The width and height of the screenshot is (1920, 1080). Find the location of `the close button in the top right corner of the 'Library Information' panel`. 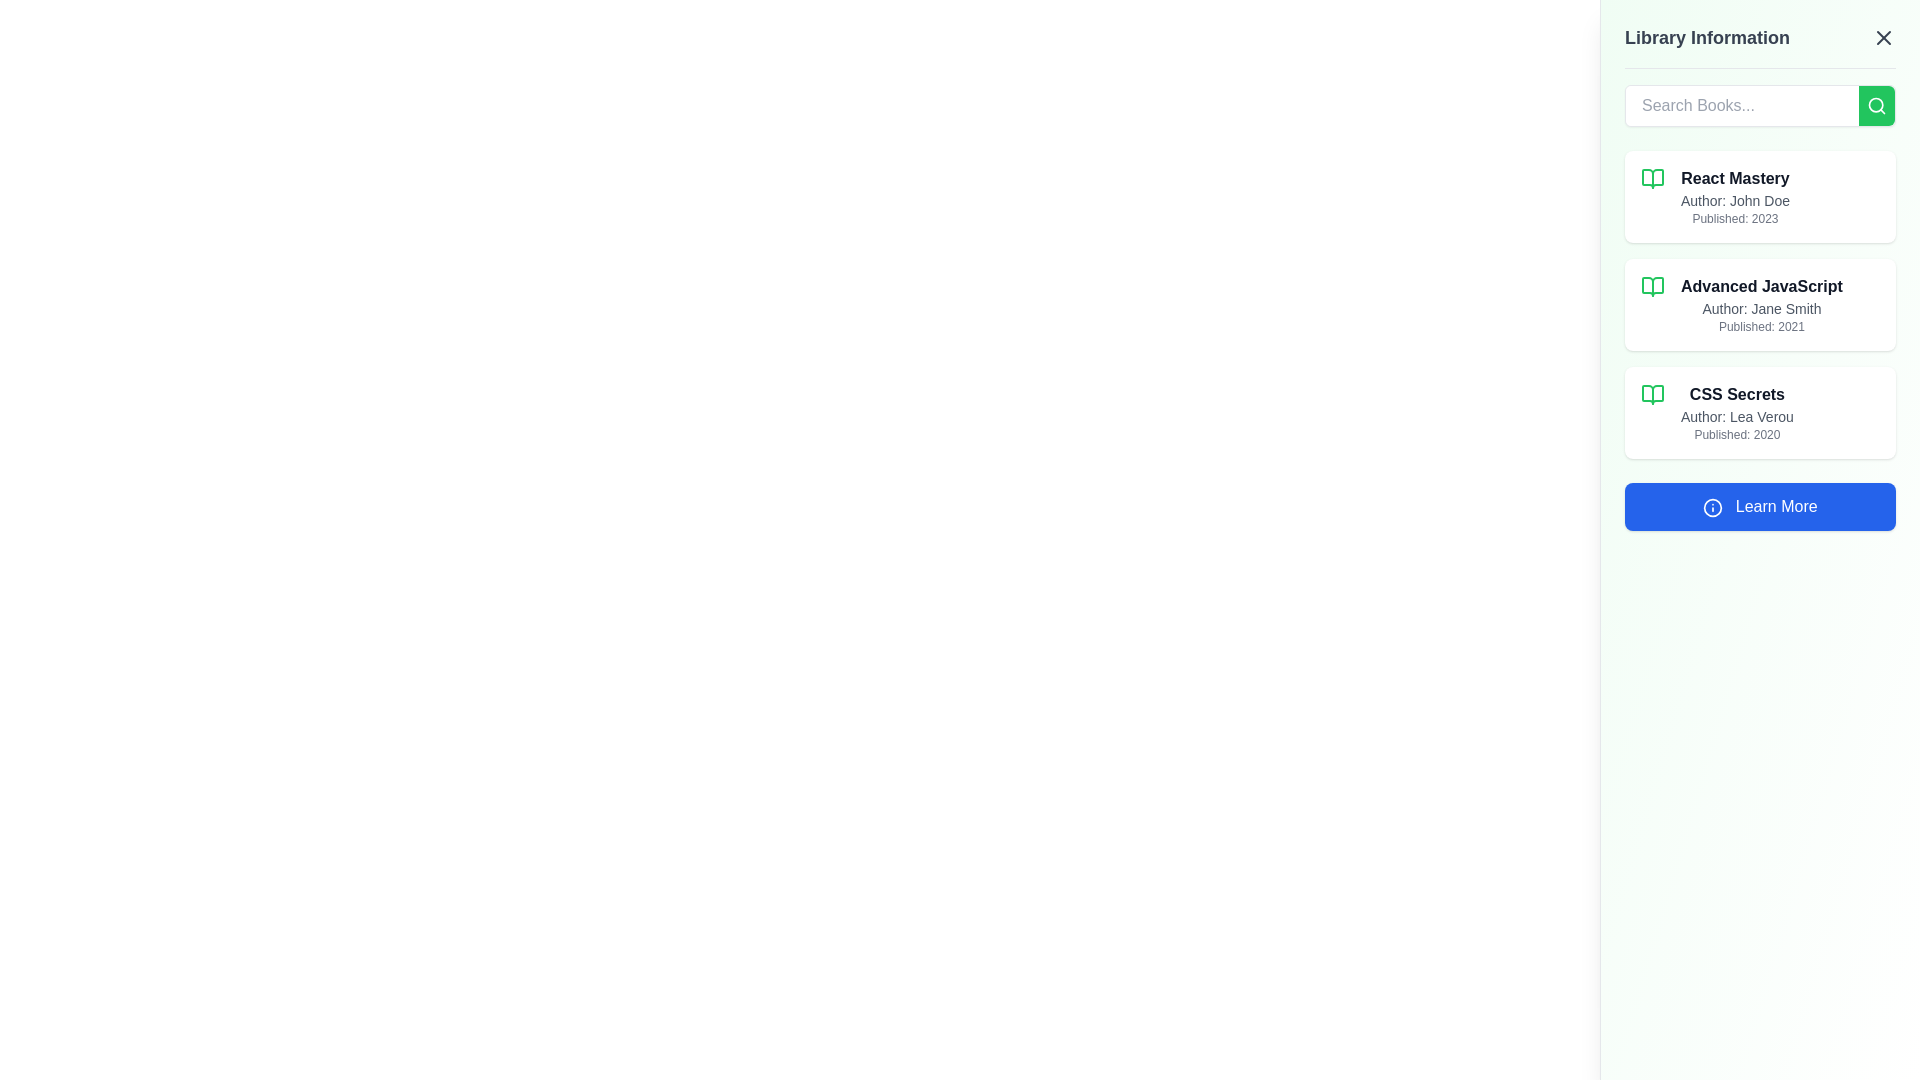

the close button in the top right corner of the 'Library Information' panel is located at coordinates (1882, 38).